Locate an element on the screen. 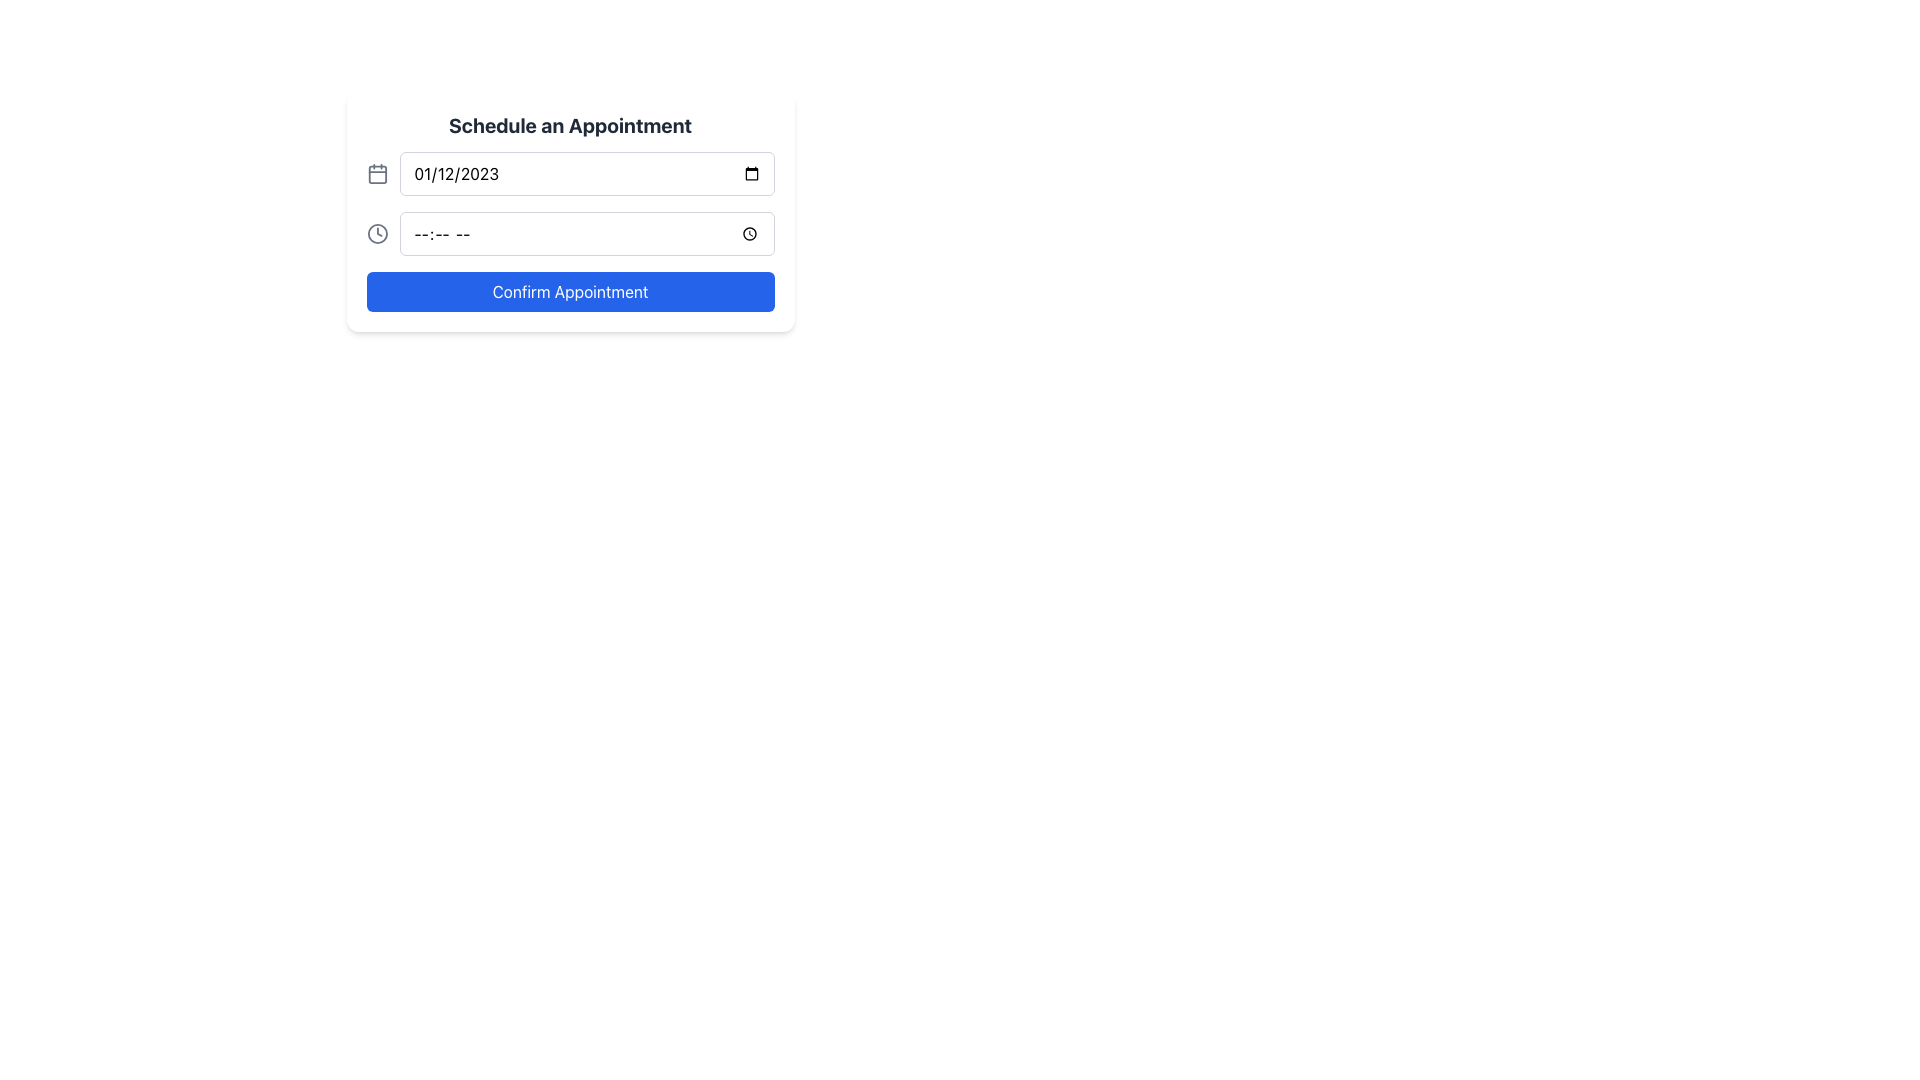  the Circular SVG component that visually represents a clock icon, located adjacent to the time selection input field is located at coordinates (377, 233).